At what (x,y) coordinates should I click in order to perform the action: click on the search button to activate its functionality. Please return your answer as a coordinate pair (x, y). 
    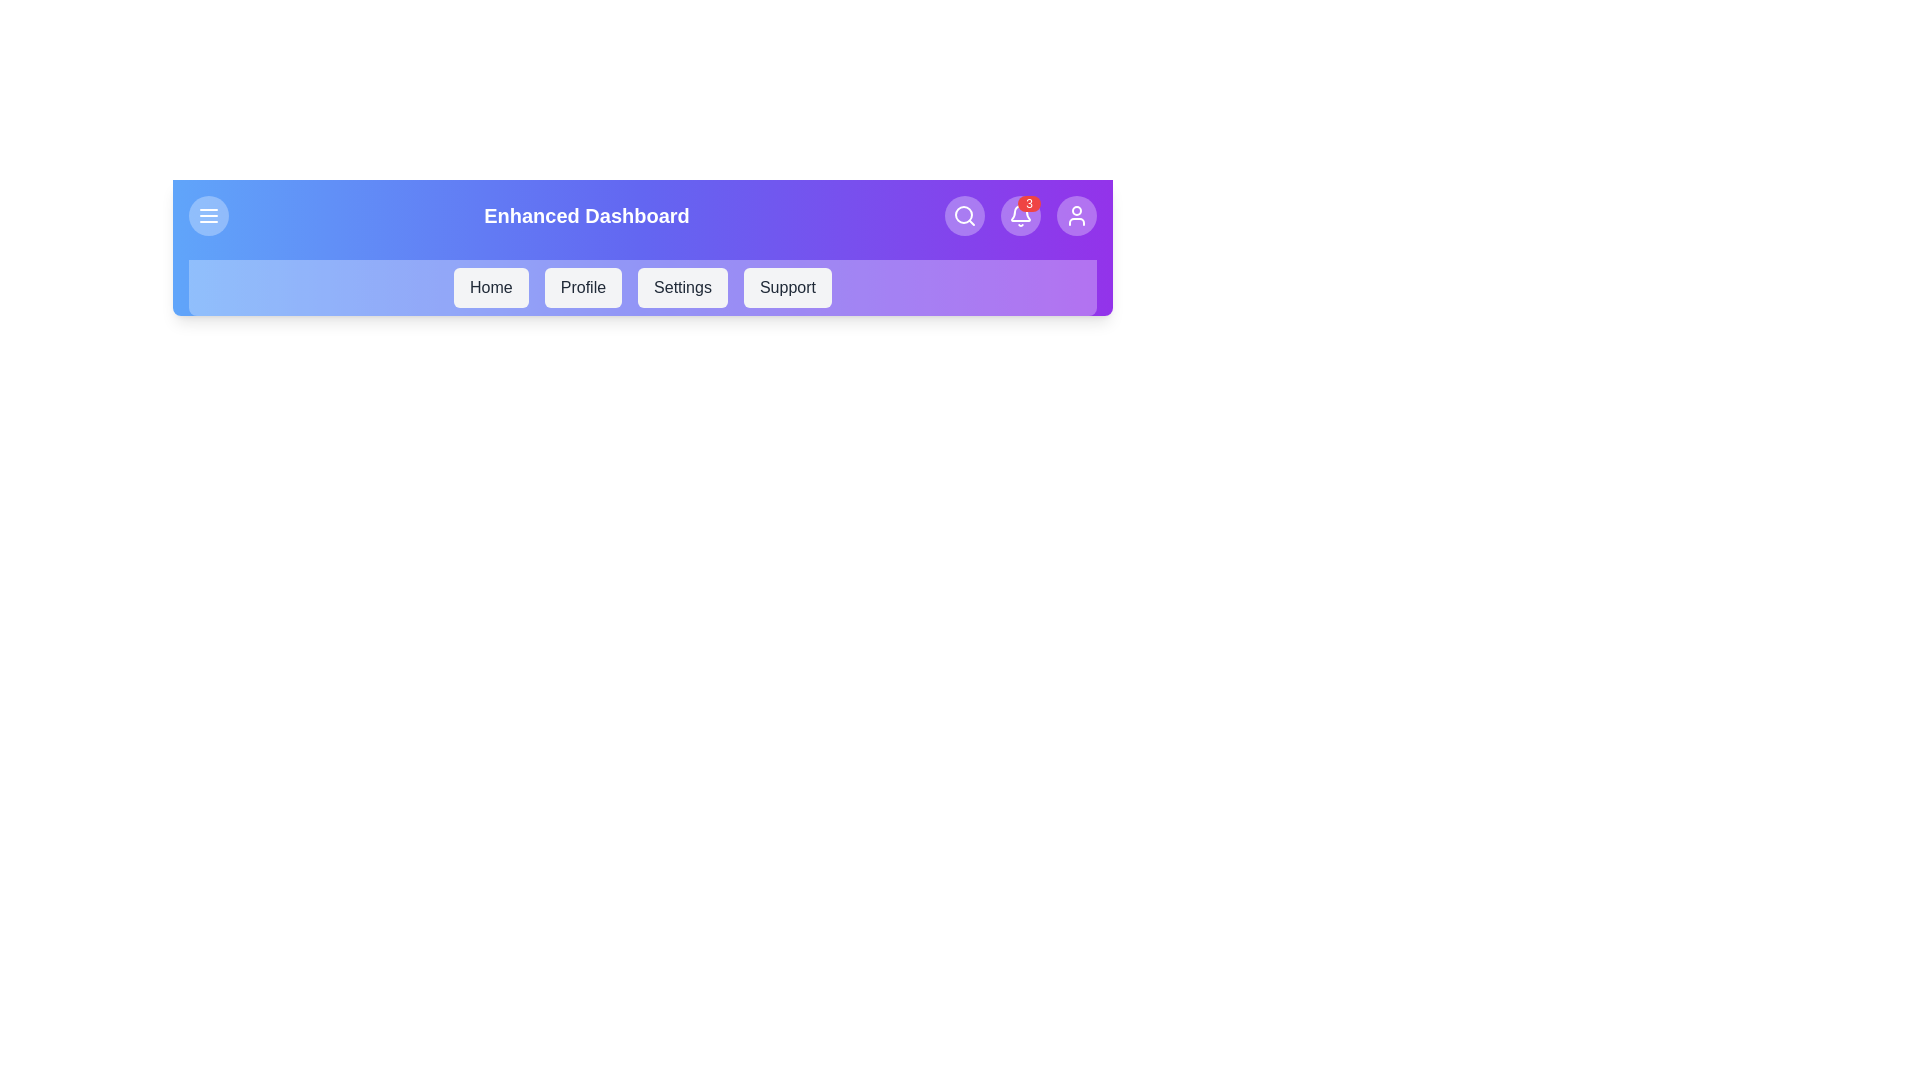
    Looking at the image, I should click on (964, 216).